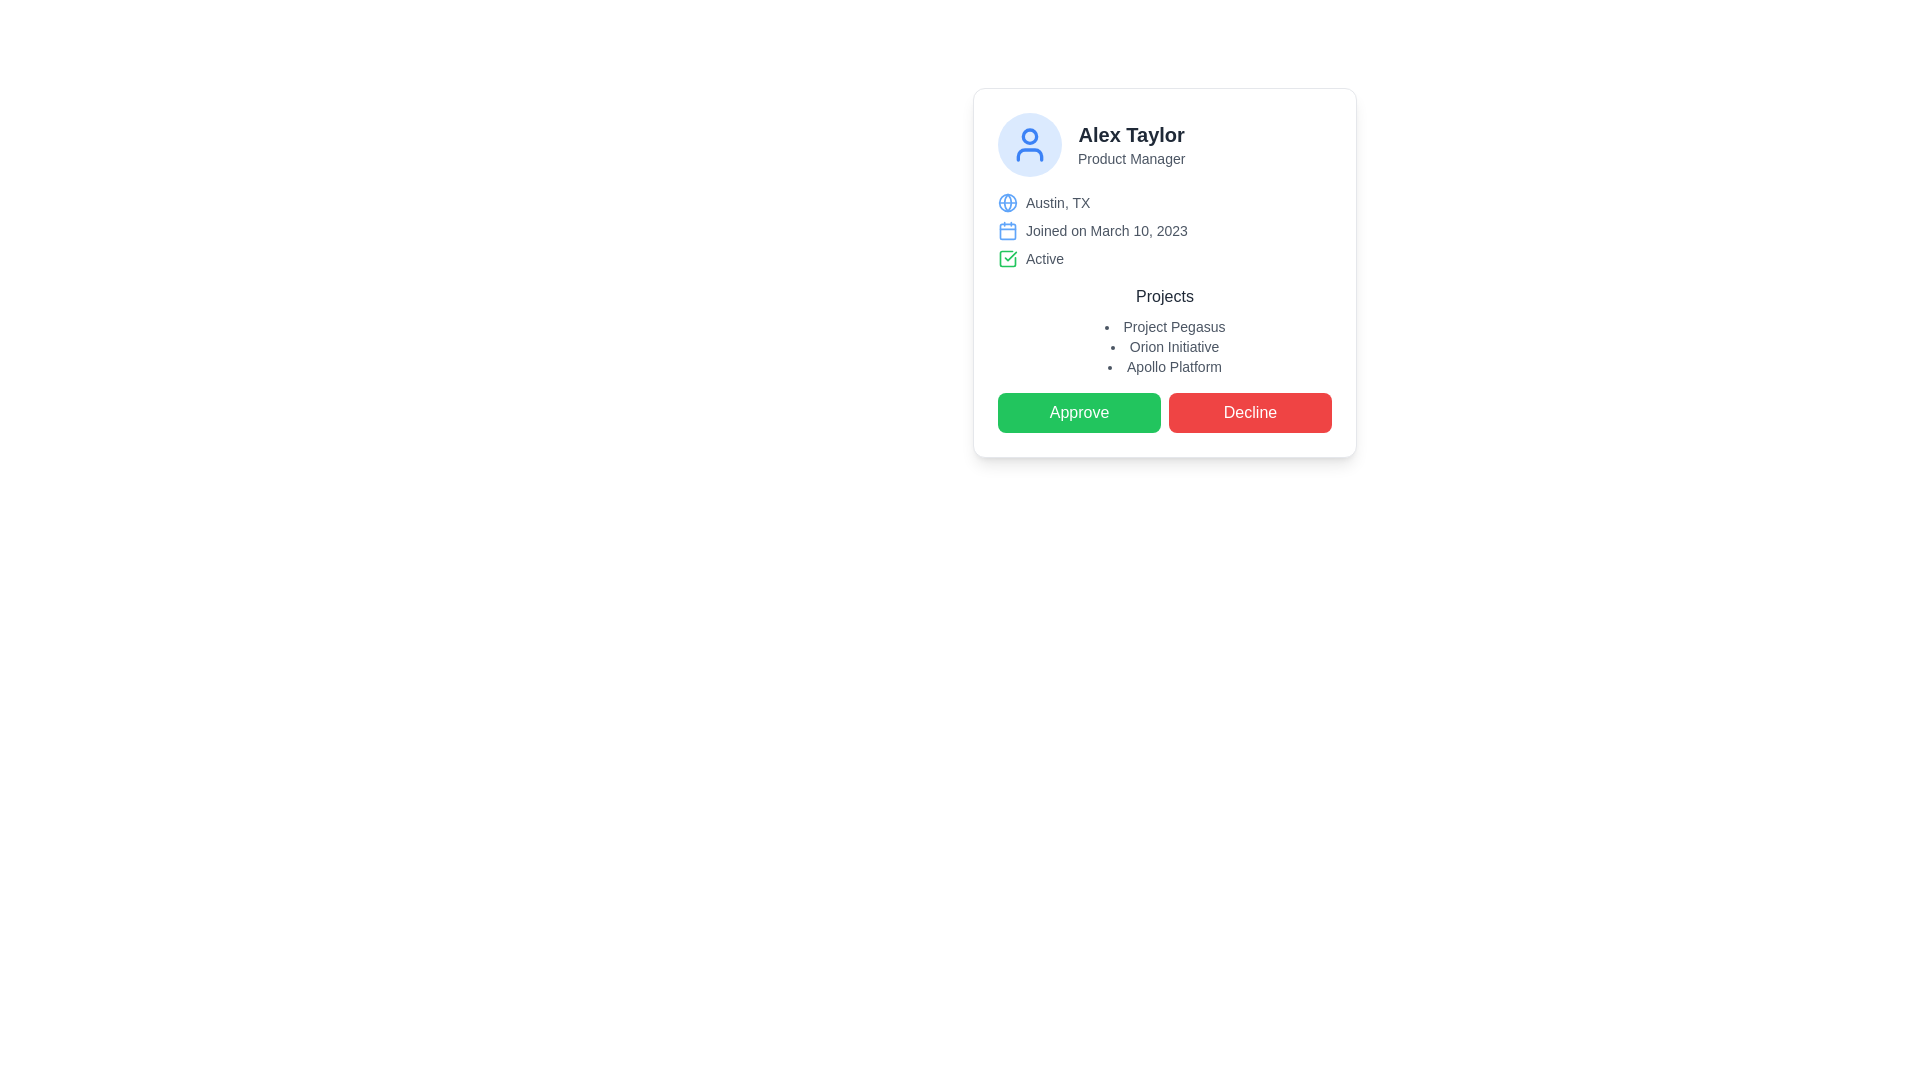 The image size is (1920, 1080). What do you see at coordinates (1008, 257) in the screenshot?
I see `the small, green-outlined square icon with a checkmark, located to the left of the text 'Active' in the card-like user interface` at bounding box center [1008, 257].